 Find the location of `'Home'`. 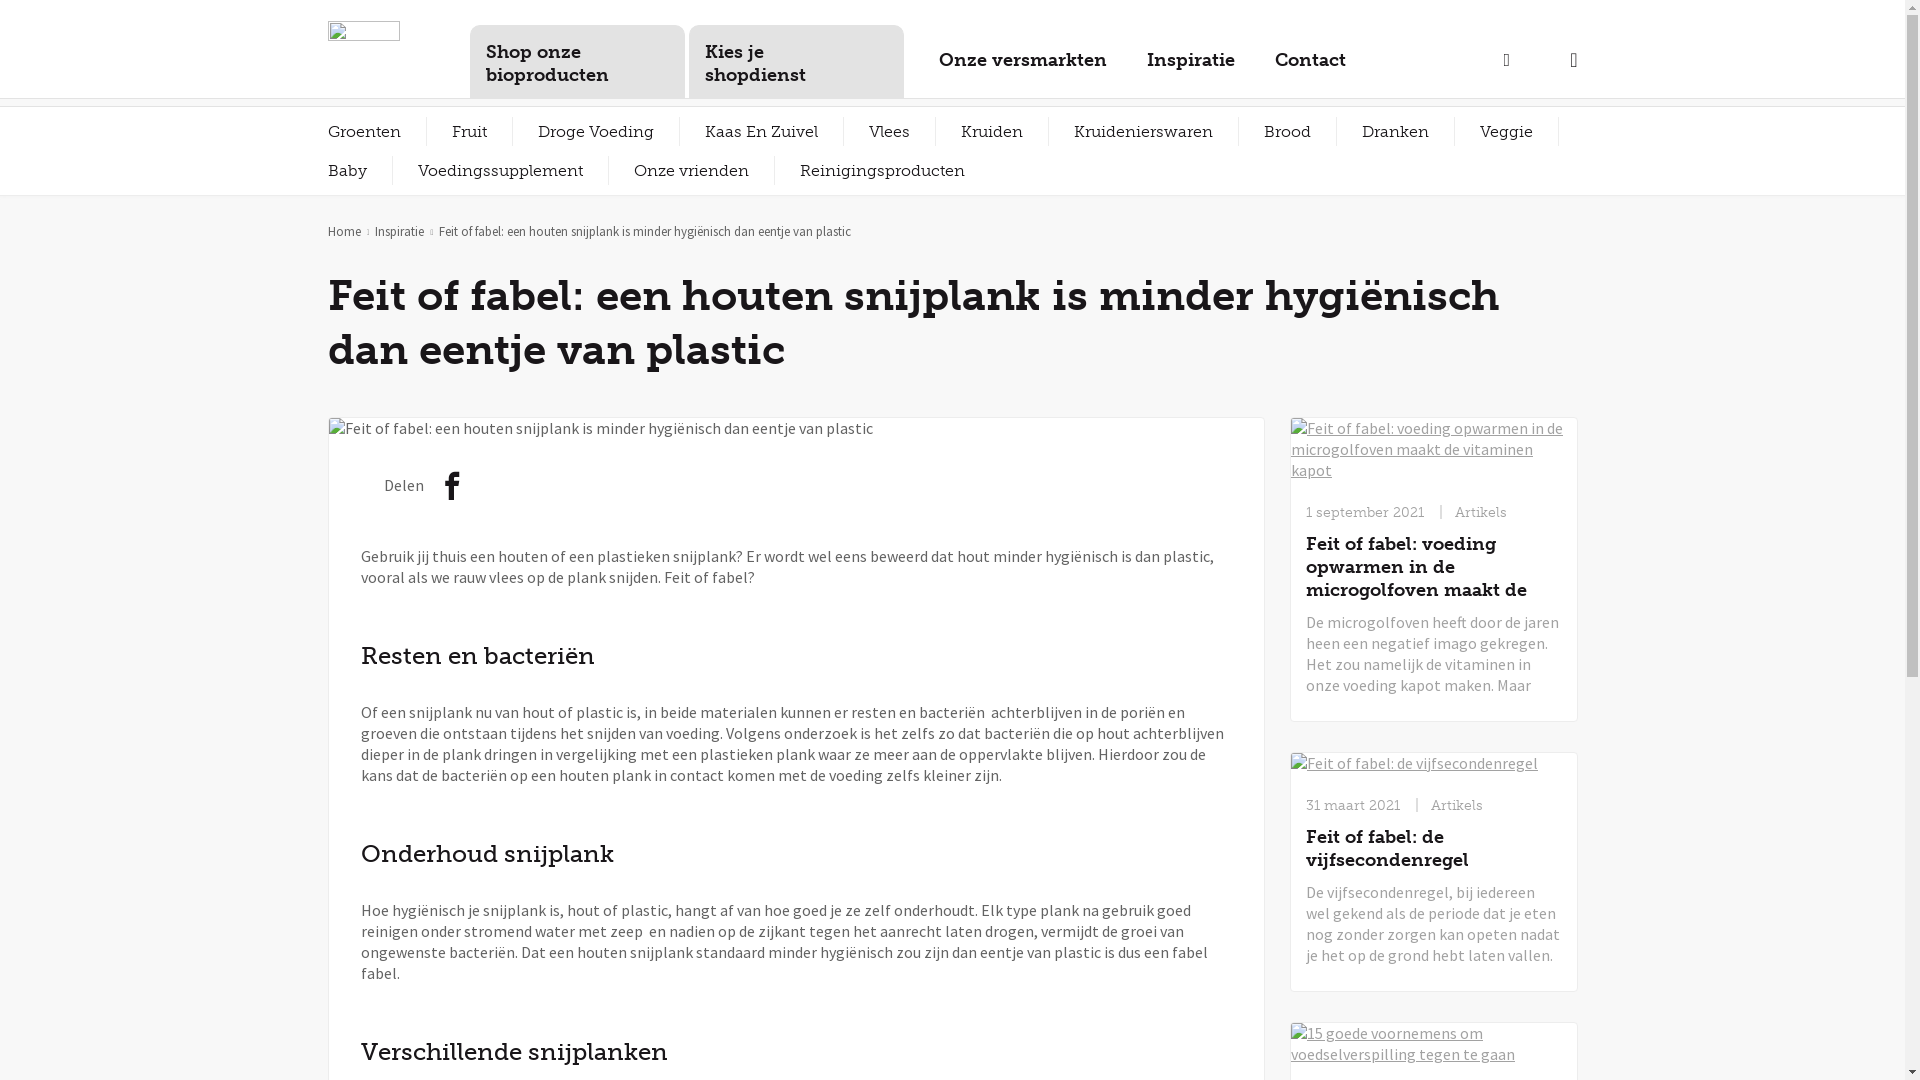

'Home' is located at coordinates (344, 230).